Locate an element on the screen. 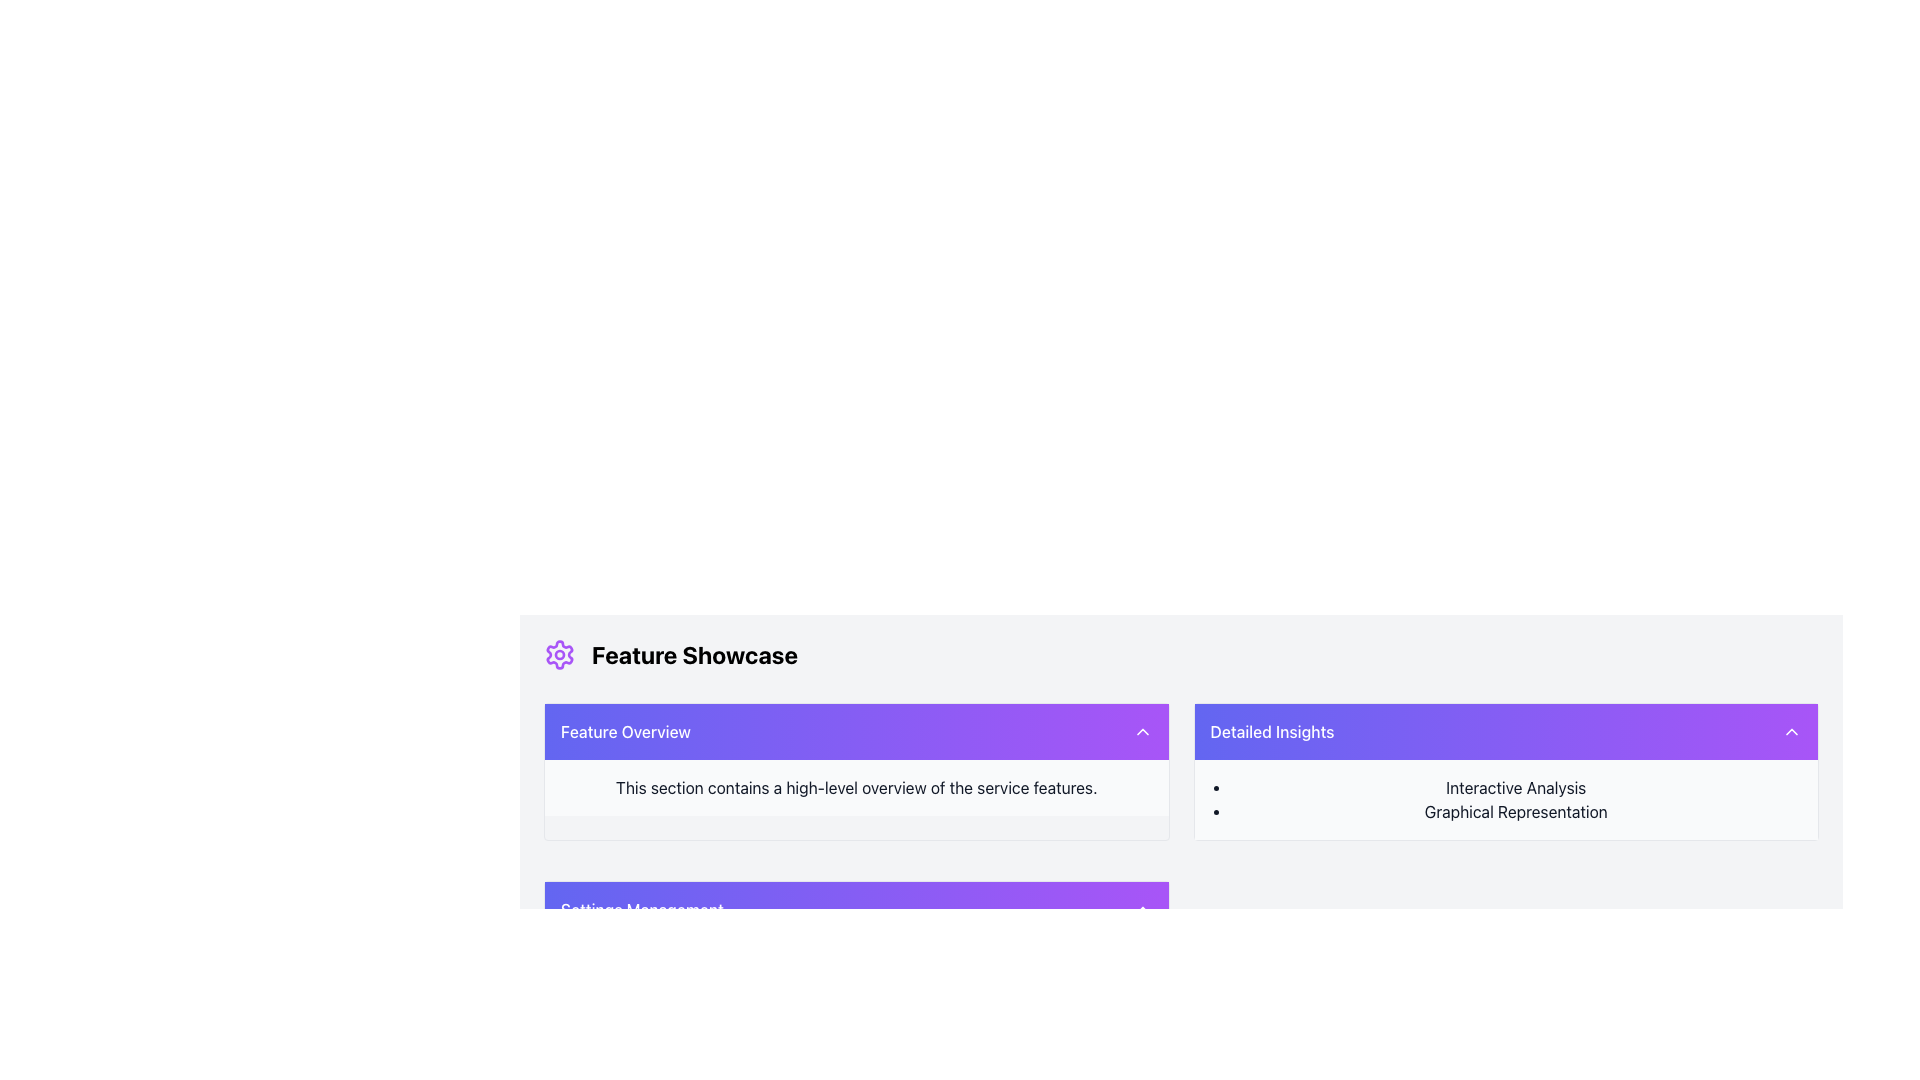  the gear-like vector graphic icon in the SVG is located at coordinates (560, 655).